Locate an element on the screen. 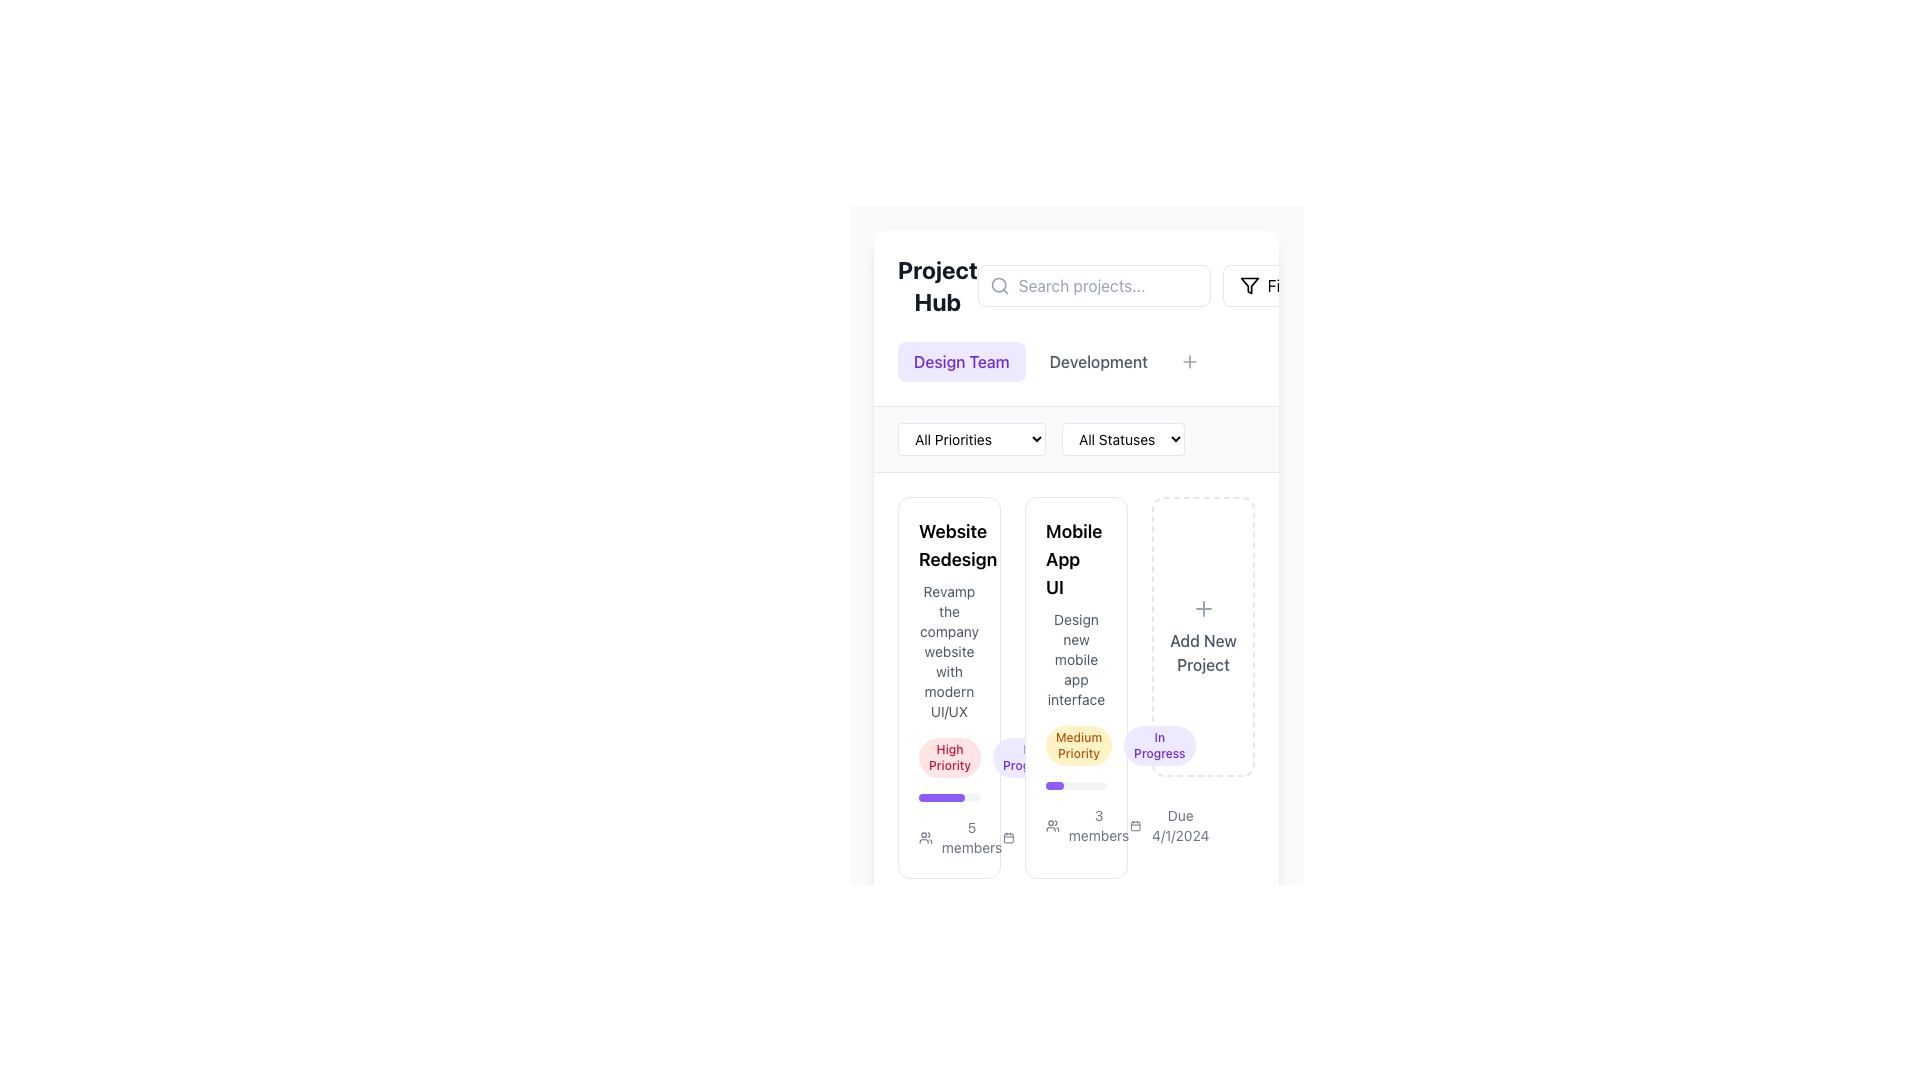 This screenshot has width=1920, height=1080. the dropdown menu for filtering items by priority levels located in the upper-right section of the main content area, next to 'All Statuses' is located at coordinates (971, 438).